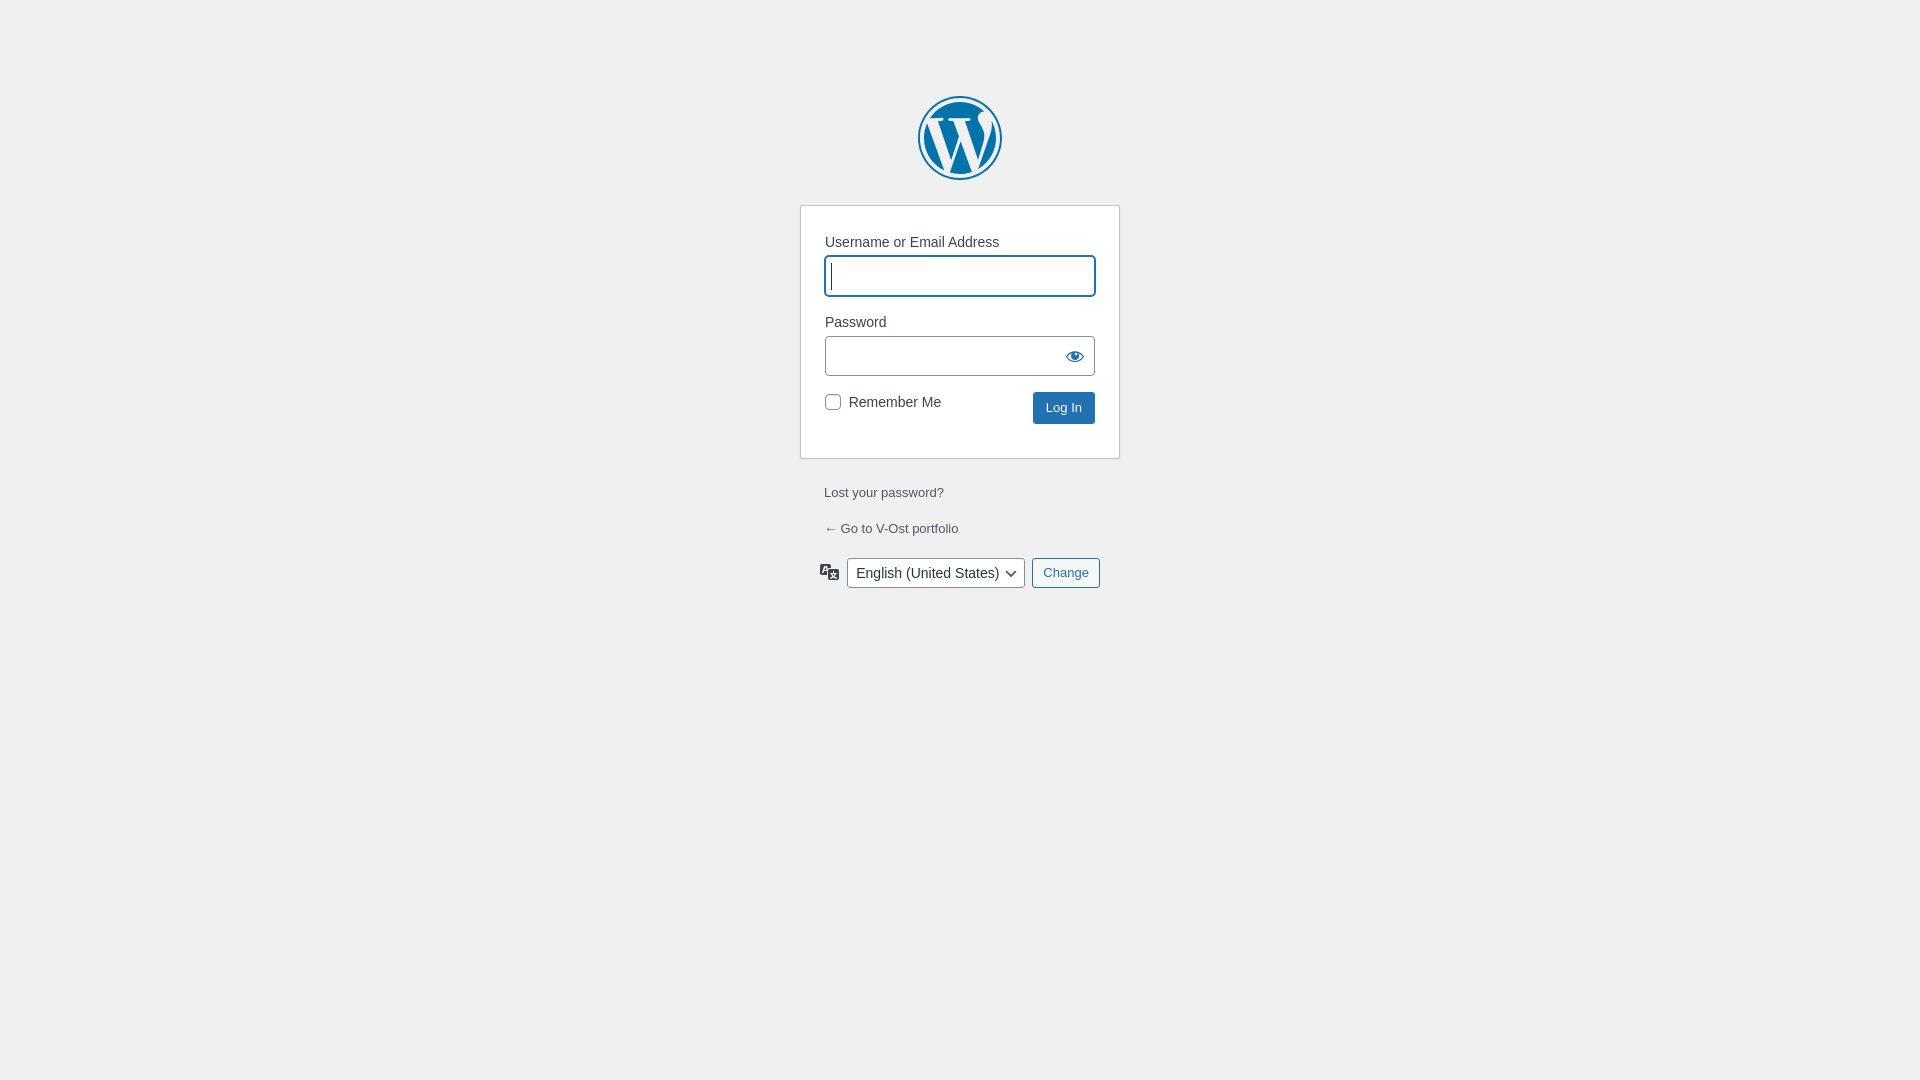 This screenshot has height=1080, width=1920. What do you see at coordinates (960, 137) in the screenshot?
I see `'Powered by WordPress'` at bounding box center [960, 137].